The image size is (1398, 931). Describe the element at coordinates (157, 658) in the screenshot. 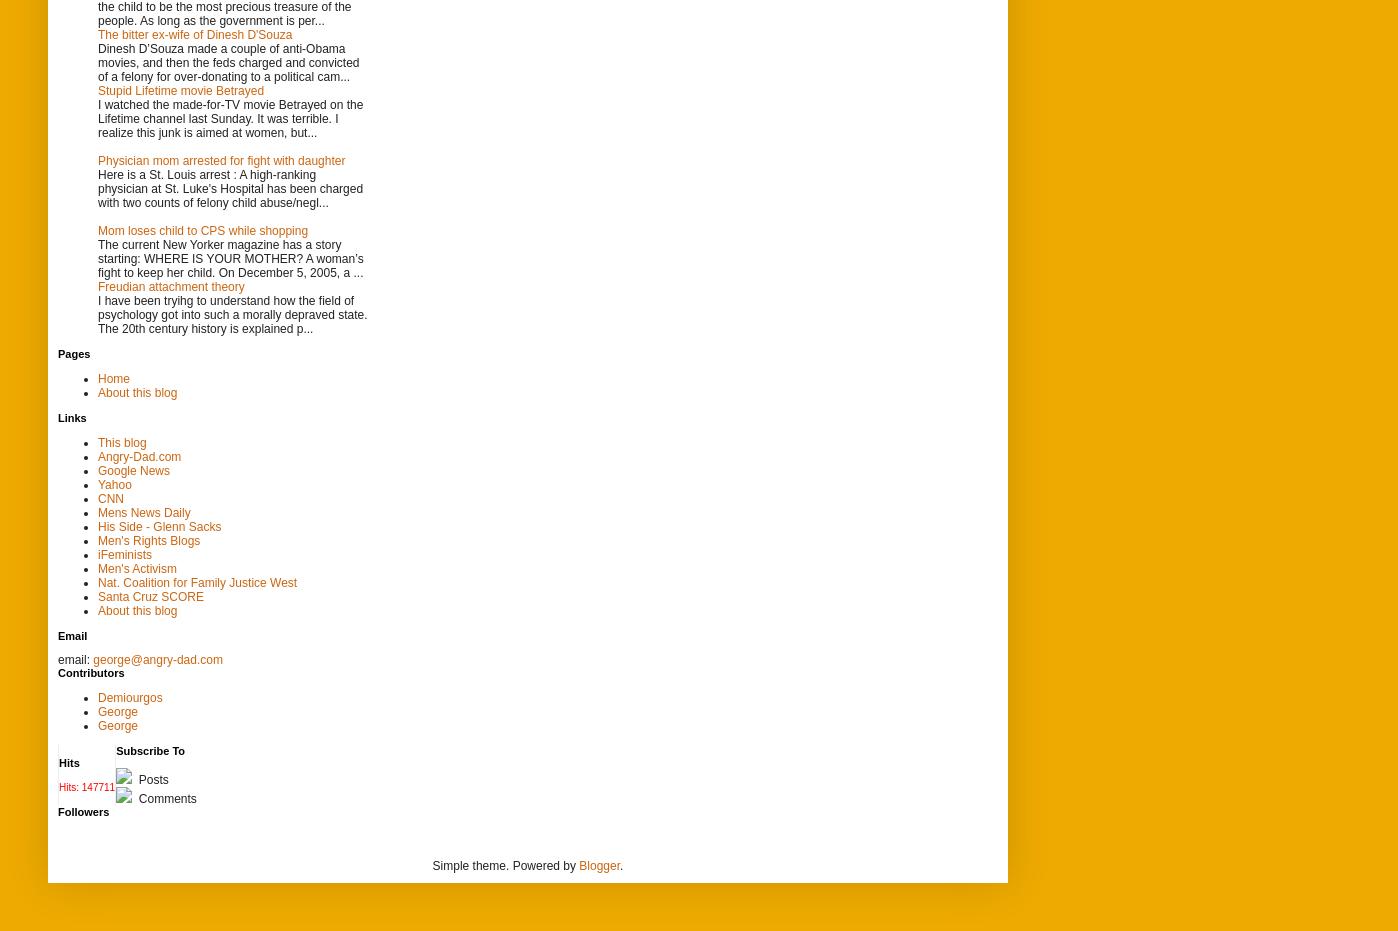

I see `'george@angry-dad.com'` at that location.